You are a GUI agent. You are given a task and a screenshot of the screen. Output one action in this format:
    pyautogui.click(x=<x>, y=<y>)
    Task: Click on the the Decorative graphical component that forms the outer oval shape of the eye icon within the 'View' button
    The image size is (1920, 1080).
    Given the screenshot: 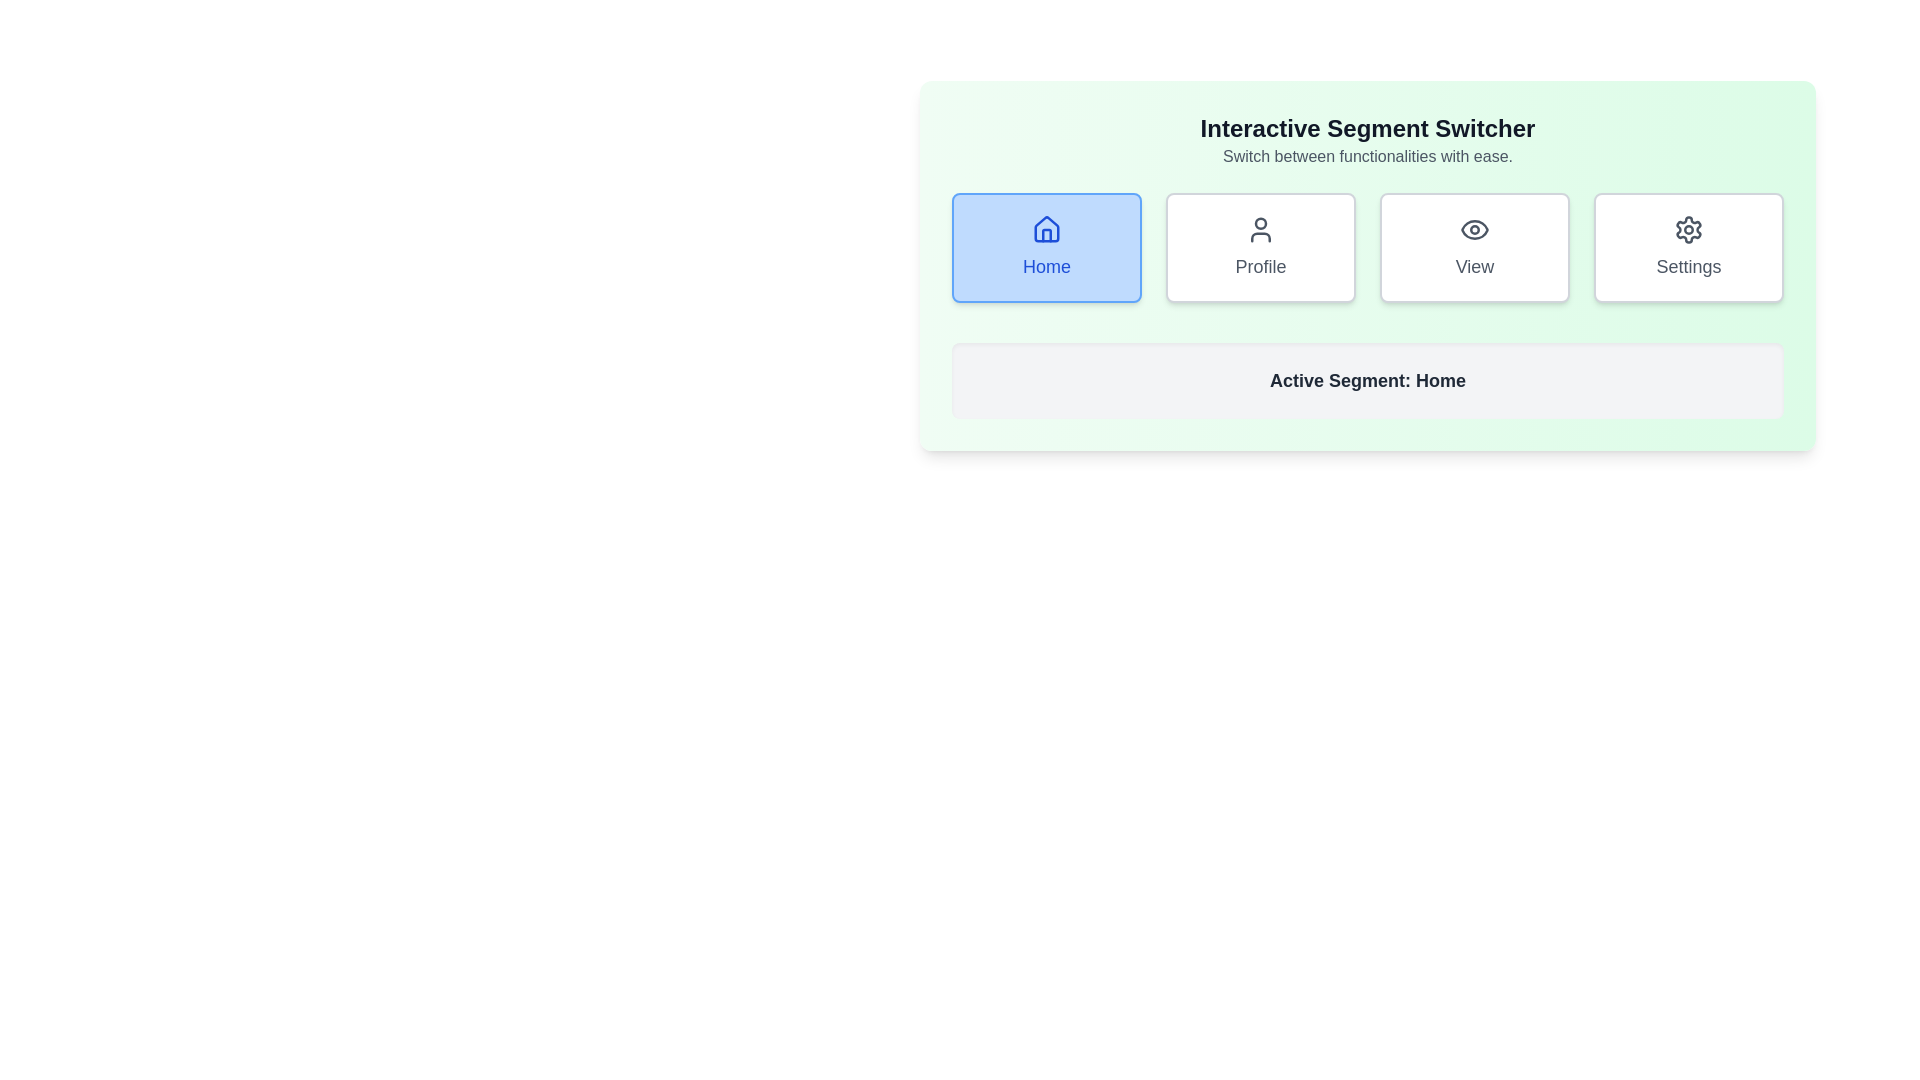 What is the action you would take?
    pyautogui.click(x=1474, y=227)
    